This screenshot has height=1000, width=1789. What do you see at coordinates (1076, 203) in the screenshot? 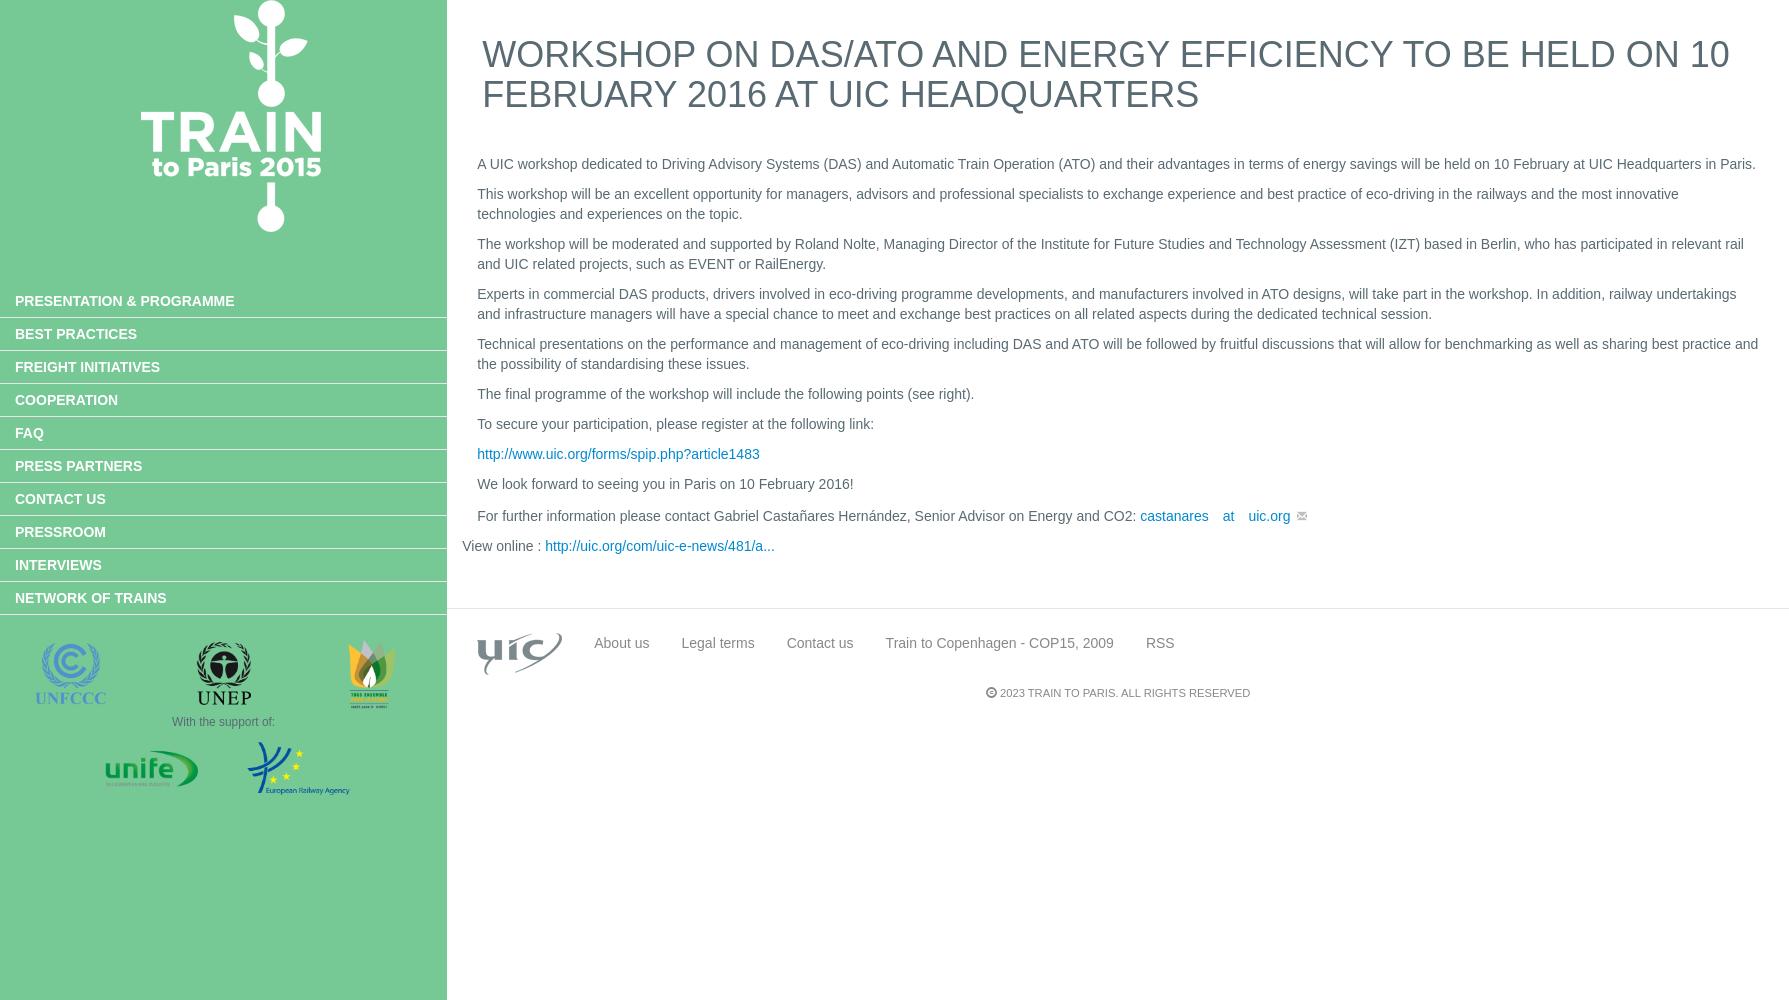
I see `'This workshop will be an excellent opportunity for managers, advisors and professional specialists to exchange experience and best practice of eco-driving in the railways and the most innovative technologies and experiences on the topic.'` at bounding box center [1076, 203].